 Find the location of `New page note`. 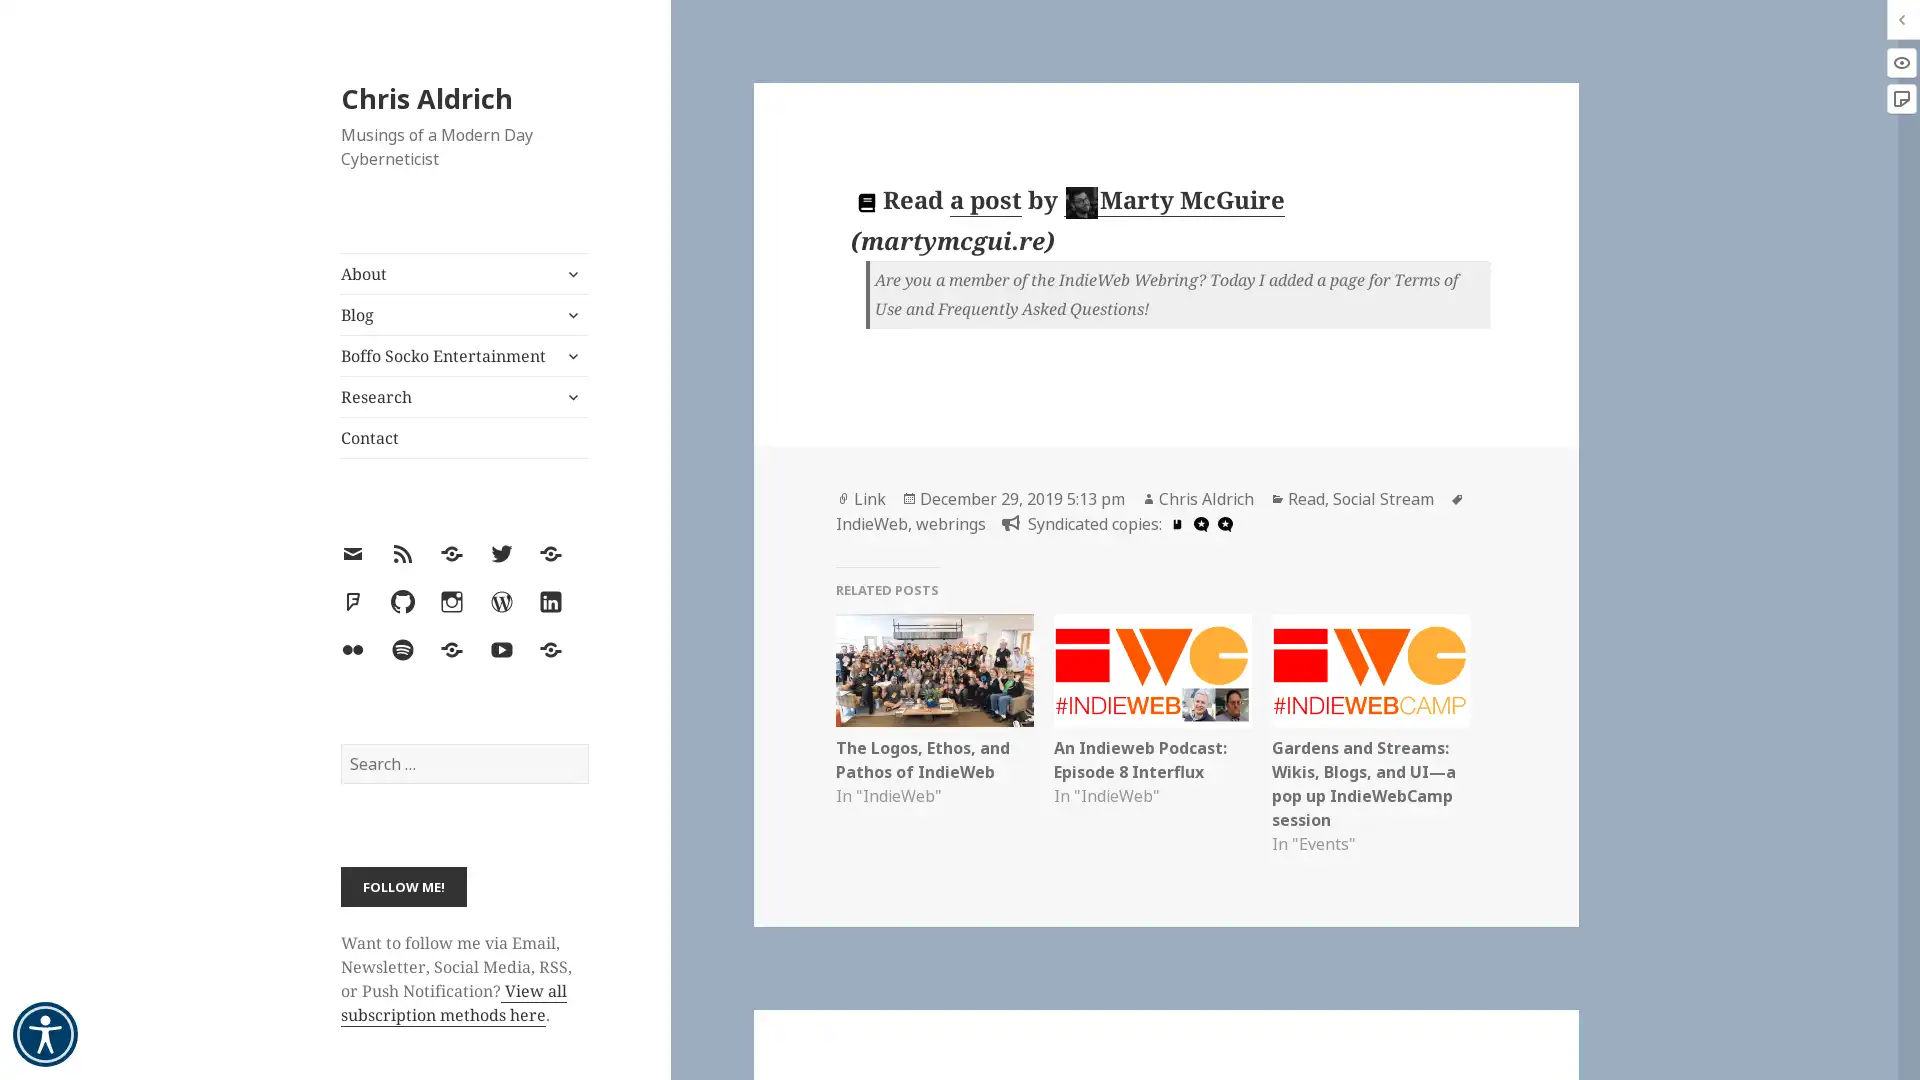

New page note is located at coordinates (1900, 99).